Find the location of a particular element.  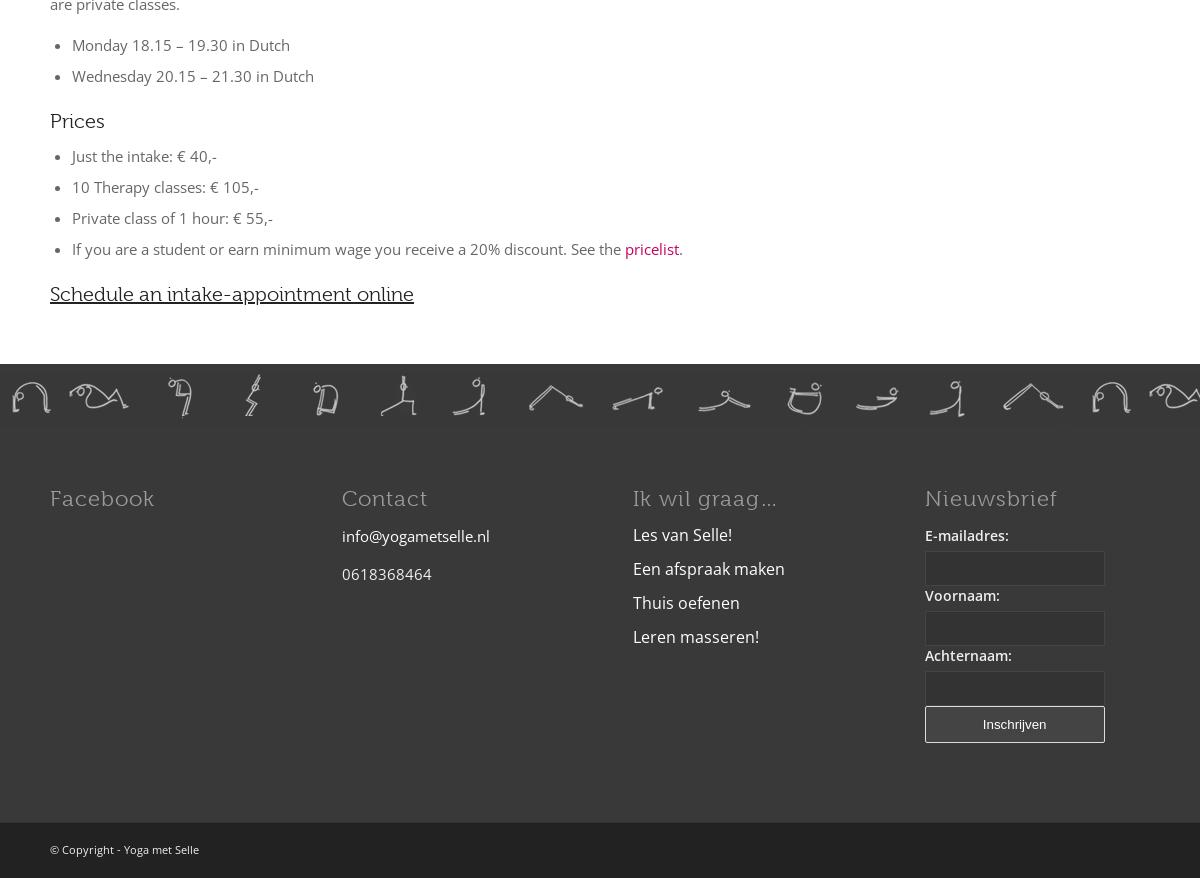

'Monday 18.15 – 19.30 in Dutch' is located at coordinates (179, 42).